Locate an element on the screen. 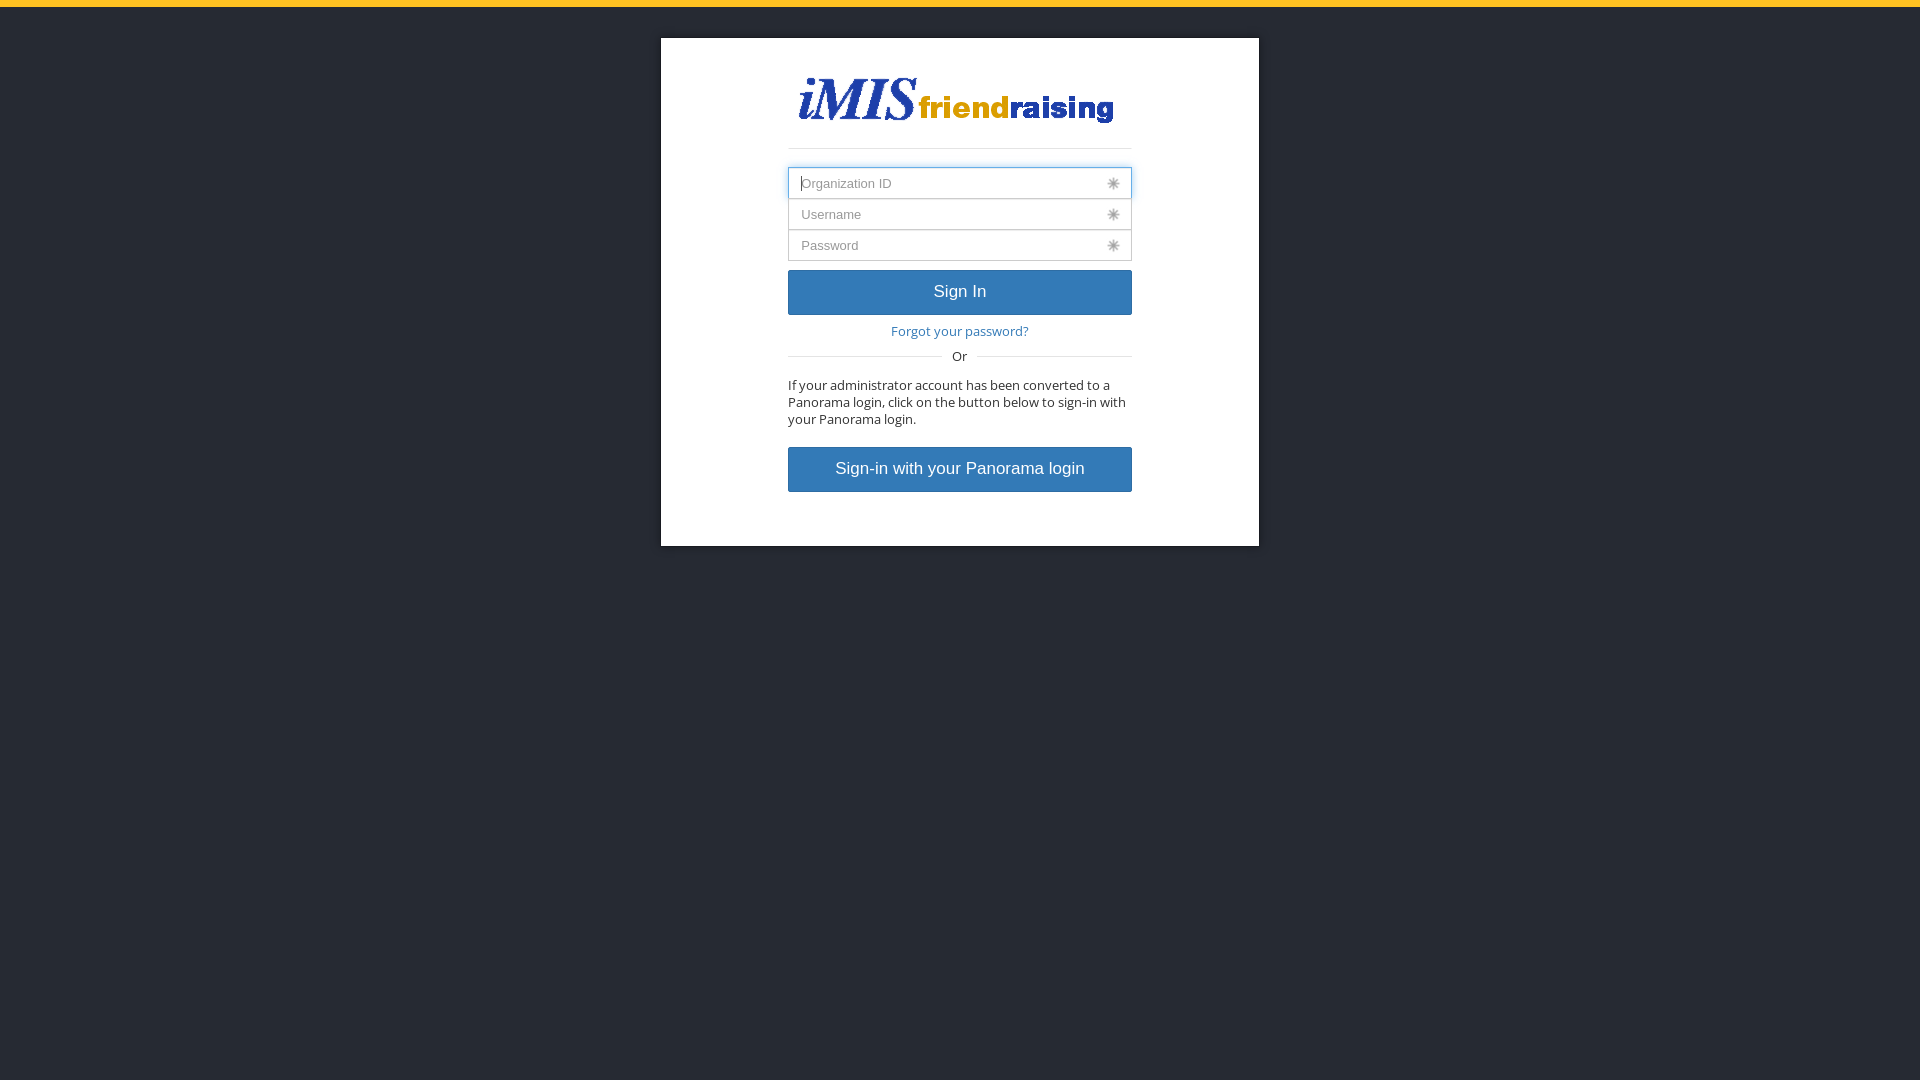 This screenshot has height=1080, width=1920. 'Sign In' is located at coordinates (958, 292).